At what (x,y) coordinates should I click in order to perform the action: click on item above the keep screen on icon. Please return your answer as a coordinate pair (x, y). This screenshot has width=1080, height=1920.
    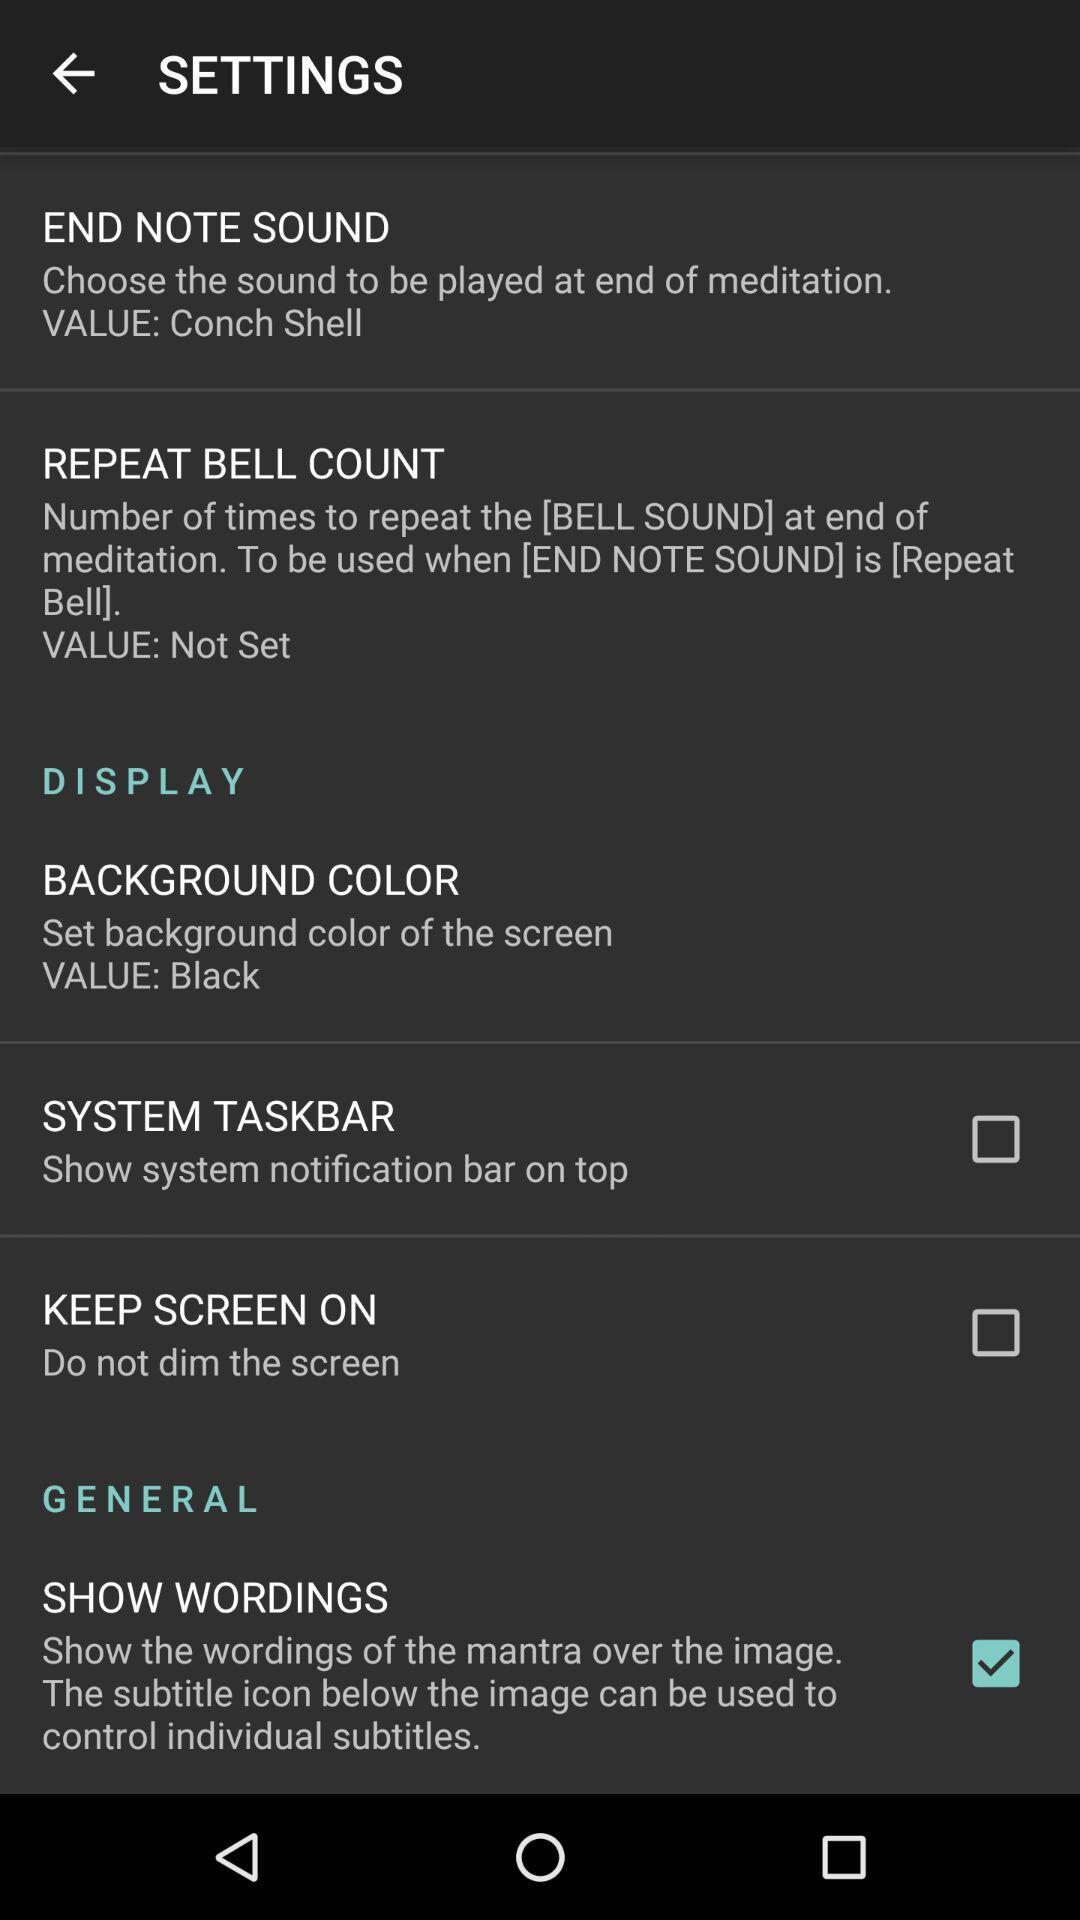
    Looking at the image, I should click on (334, 1167).